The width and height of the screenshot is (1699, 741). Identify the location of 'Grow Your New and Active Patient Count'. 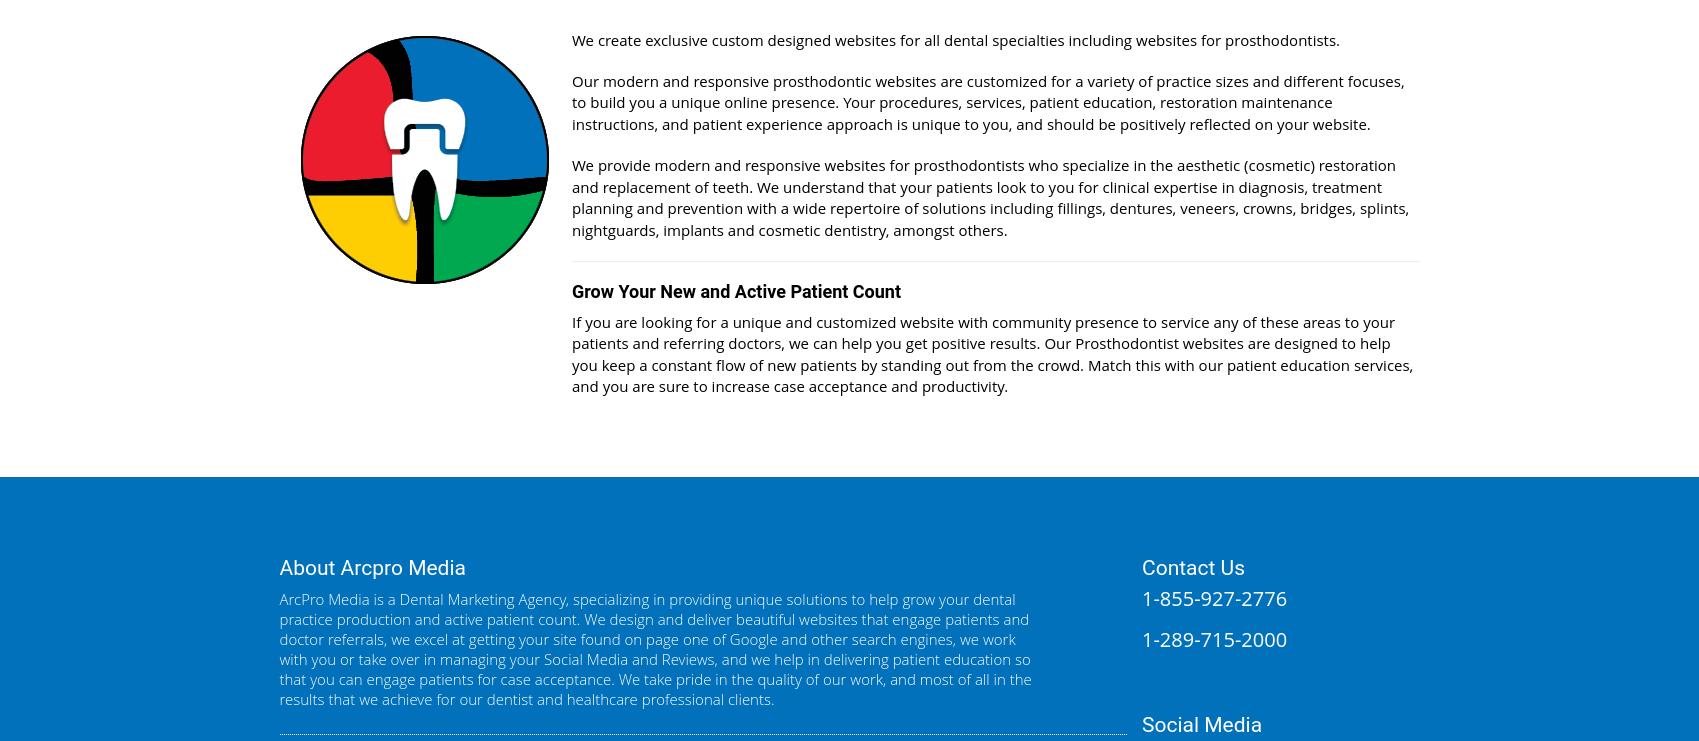
(735, 289).